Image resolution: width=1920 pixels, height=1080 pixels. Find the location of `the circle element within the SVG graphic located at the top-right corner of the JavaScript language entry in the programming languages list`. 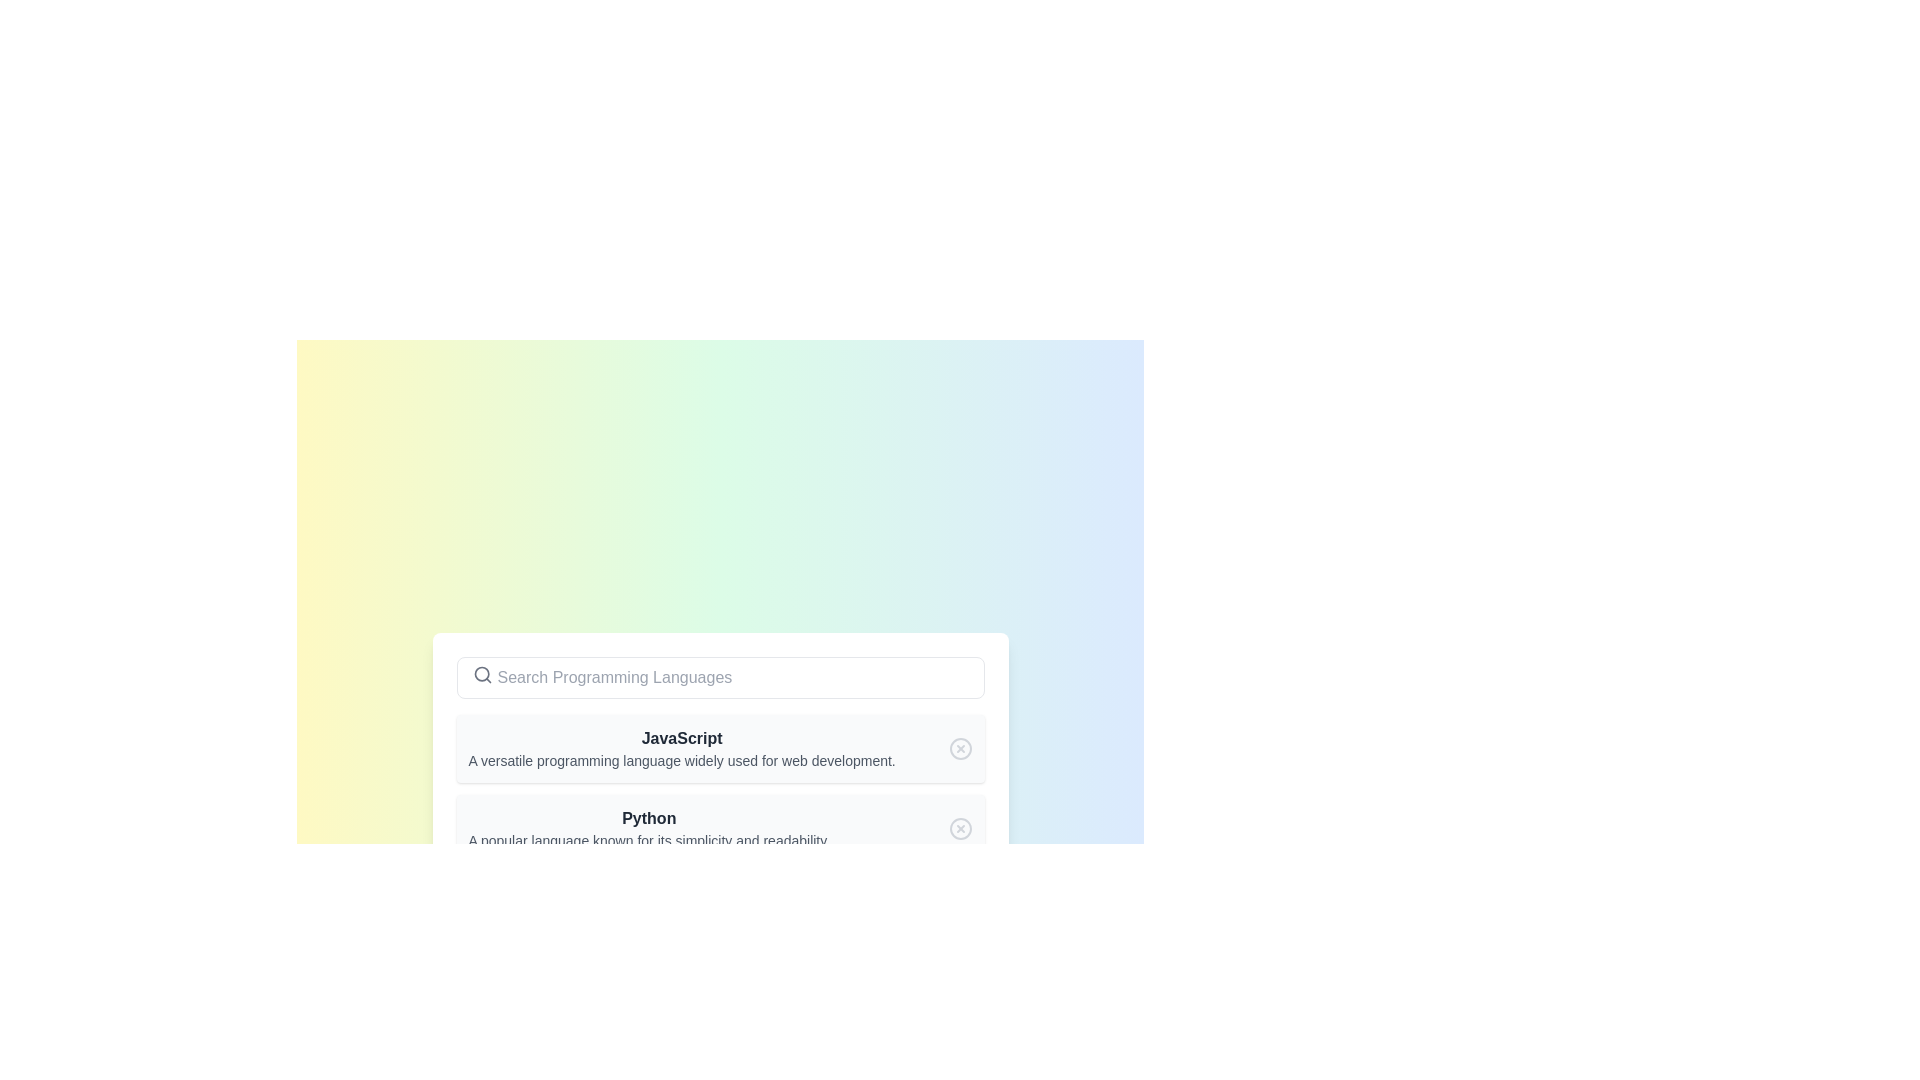

the circle element within the SVG graphic located at the top-right corner of the JavaScript language entry in the programming languages list is located at coordinates (960, 748).